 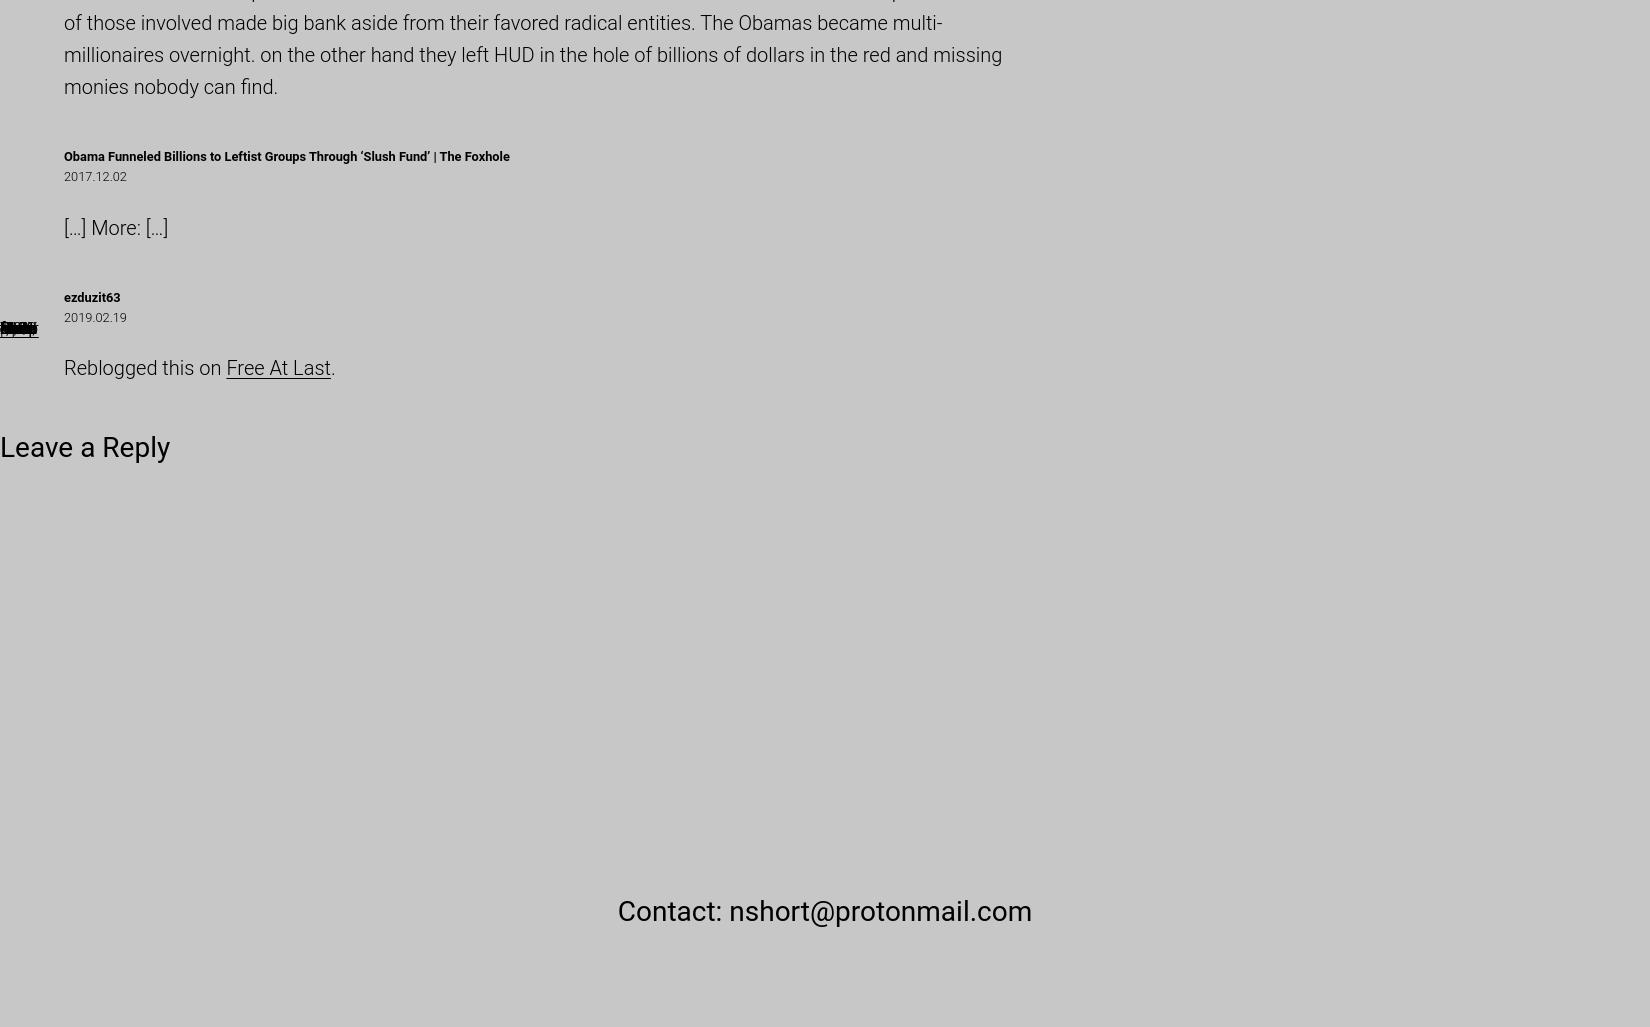 I want to click on 'Leave a Reply', so click(x=0, y=446).